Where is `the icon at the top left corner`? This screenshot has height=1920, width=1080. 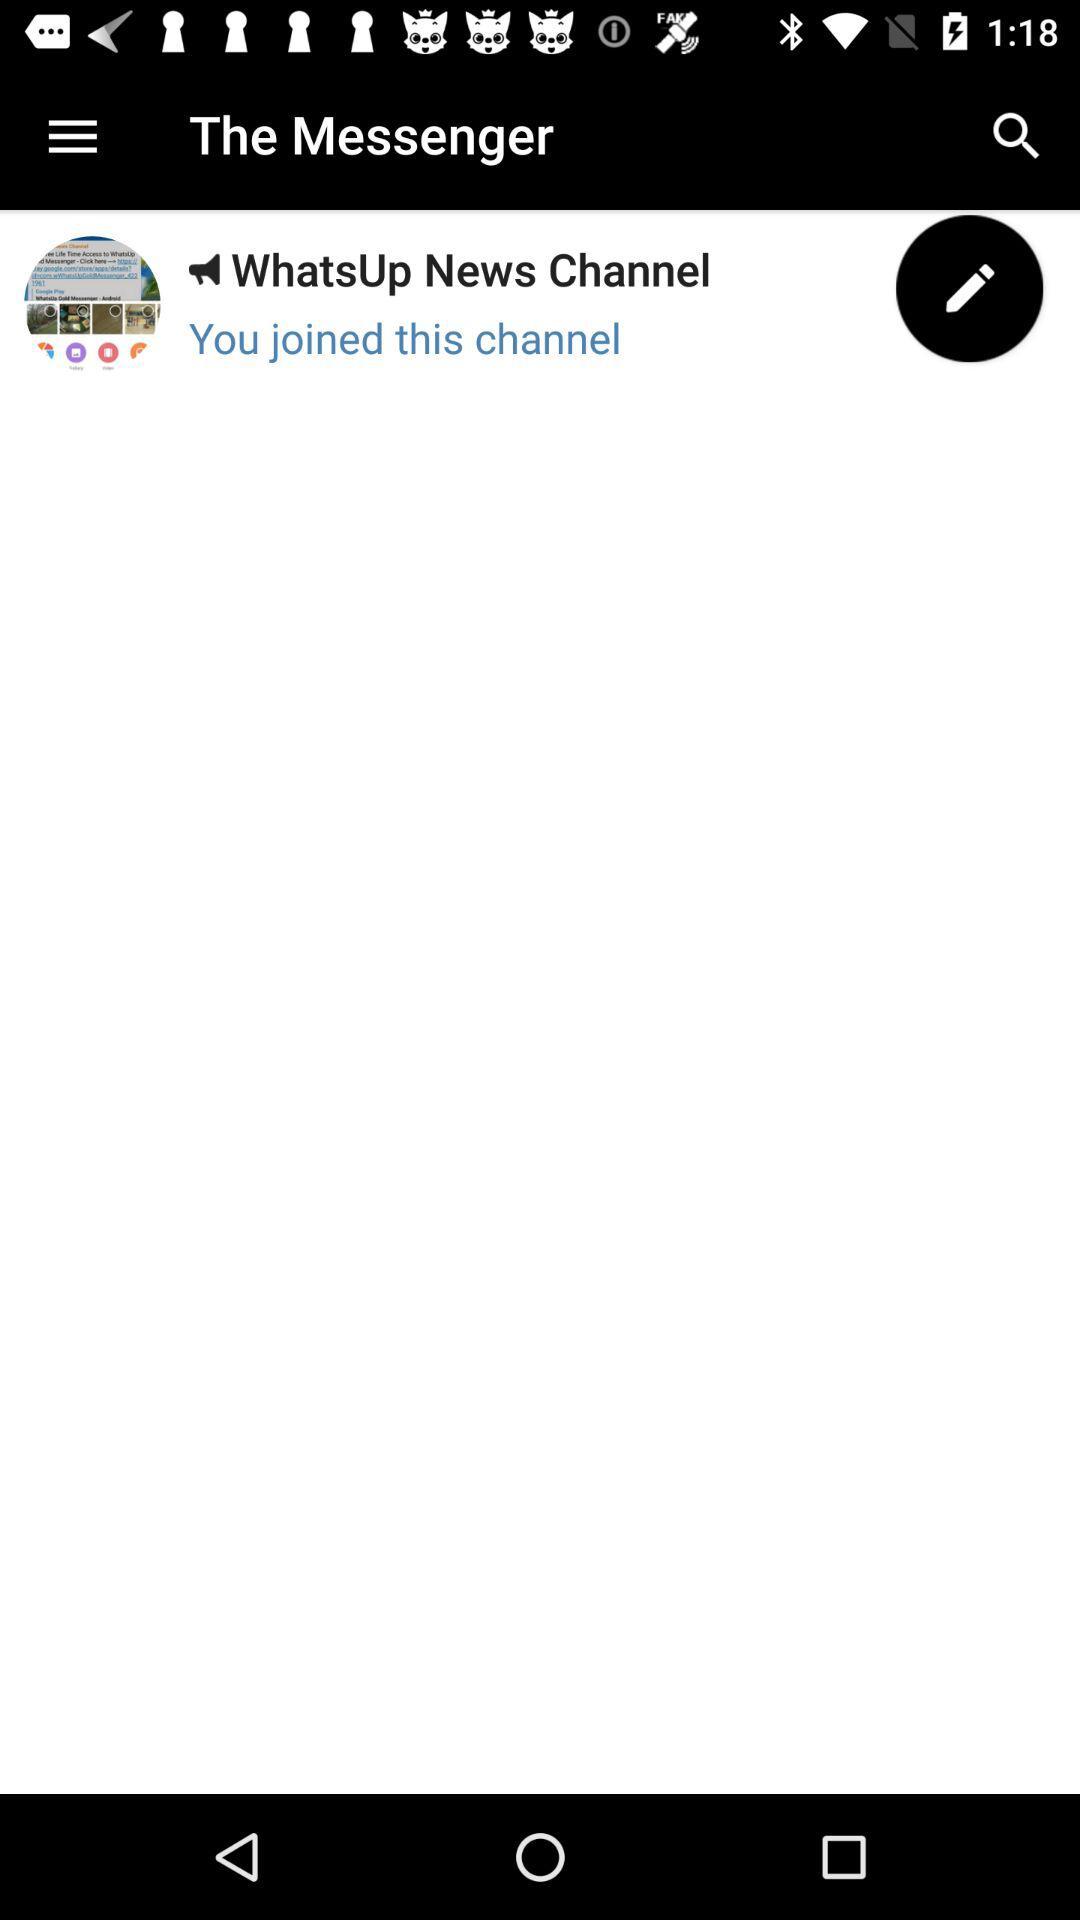
the icon at the top left corner is located at coordinates (69, 135).